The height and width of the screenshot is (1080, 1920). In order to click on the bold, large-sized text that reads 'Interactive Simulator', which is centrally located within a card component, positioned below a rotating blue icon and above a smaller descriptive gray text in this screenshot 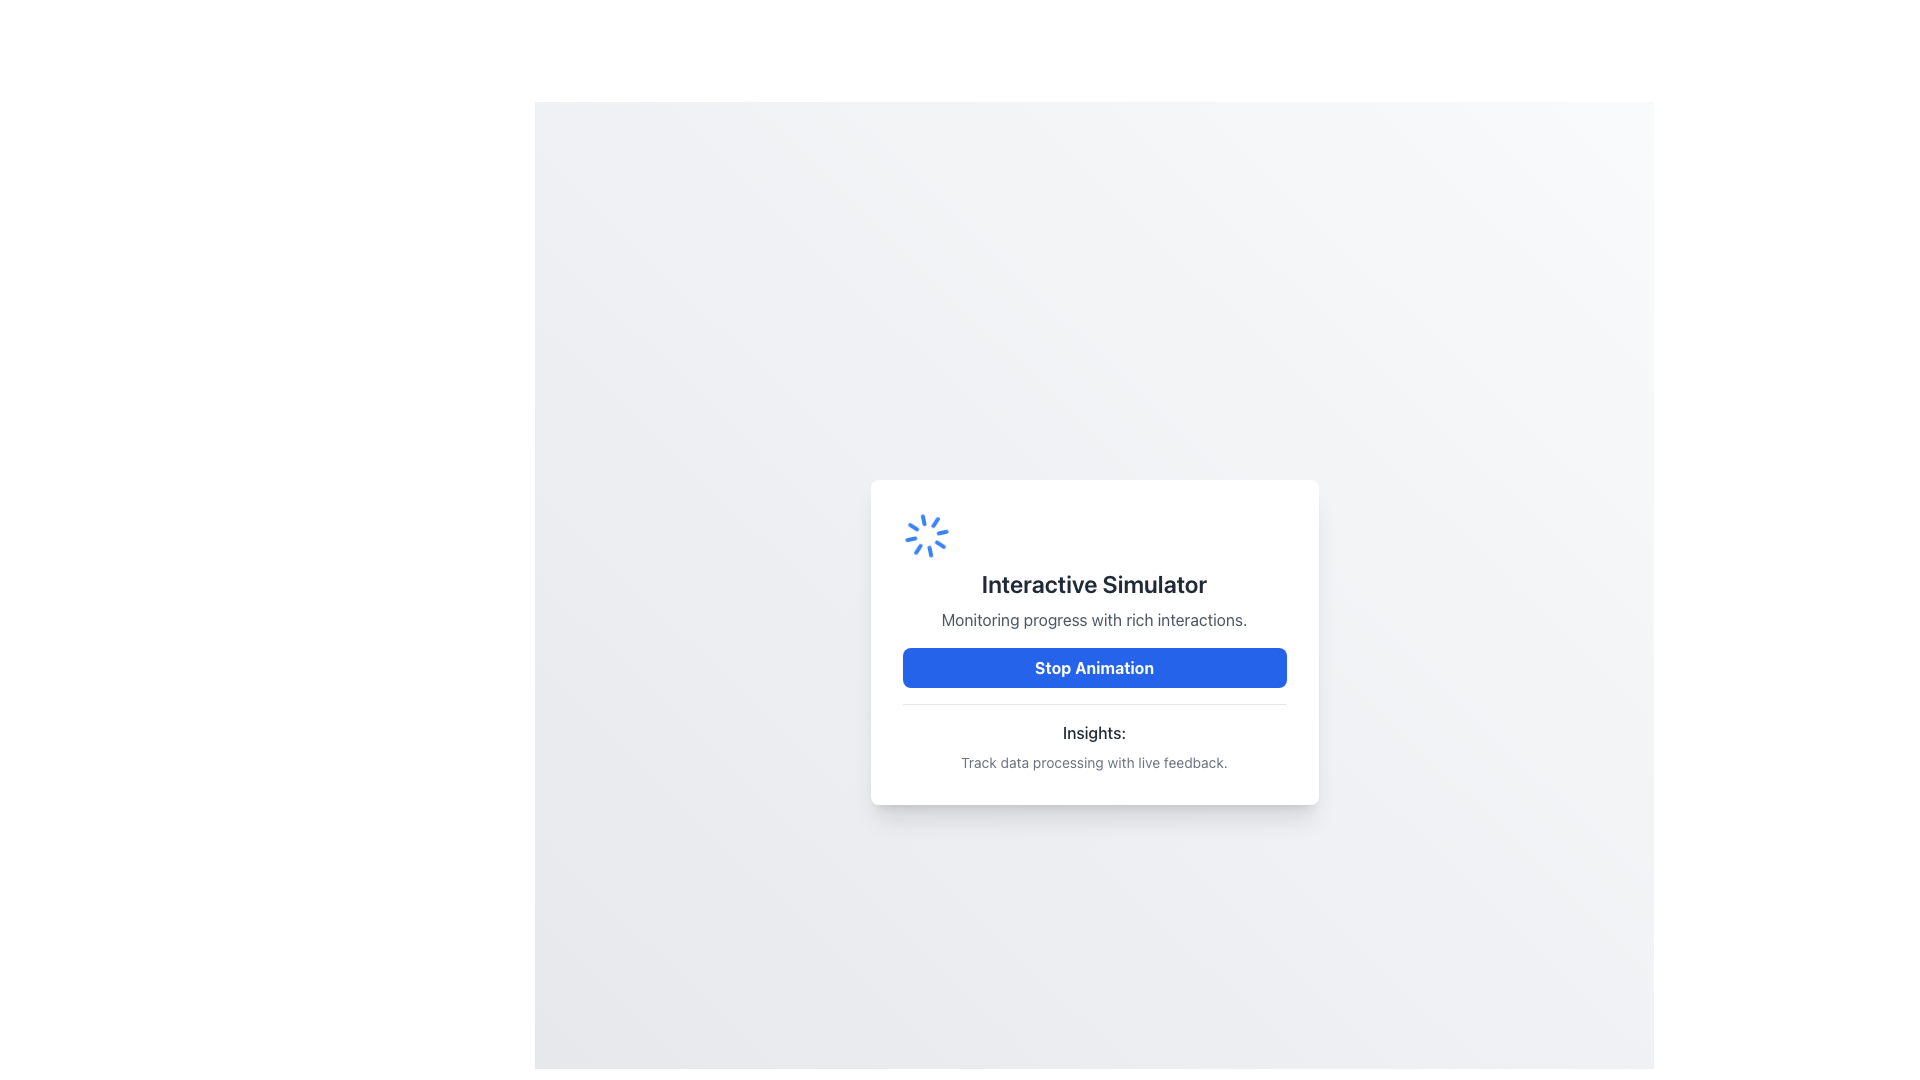, I will do `click(1093, 583)`.